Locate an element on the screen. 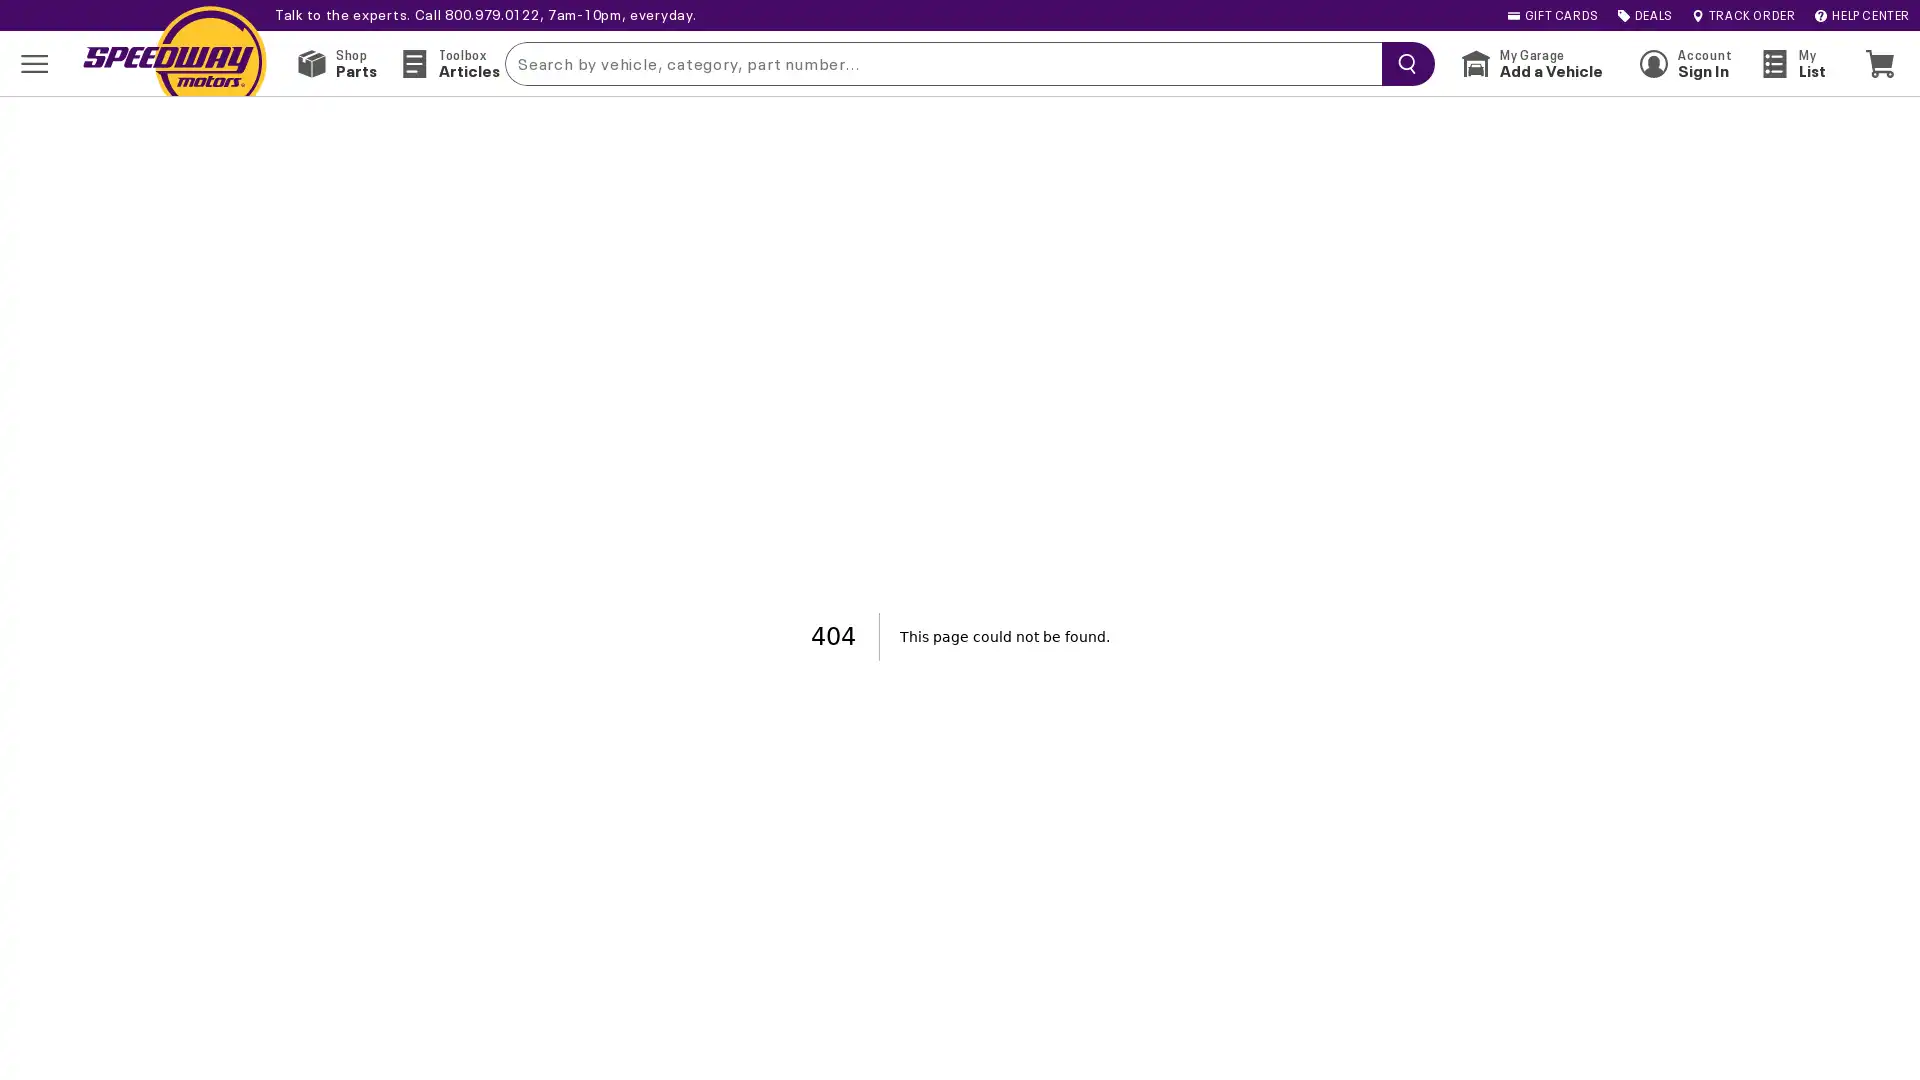  Toolbox Articles is located at coordinates (448, 62).